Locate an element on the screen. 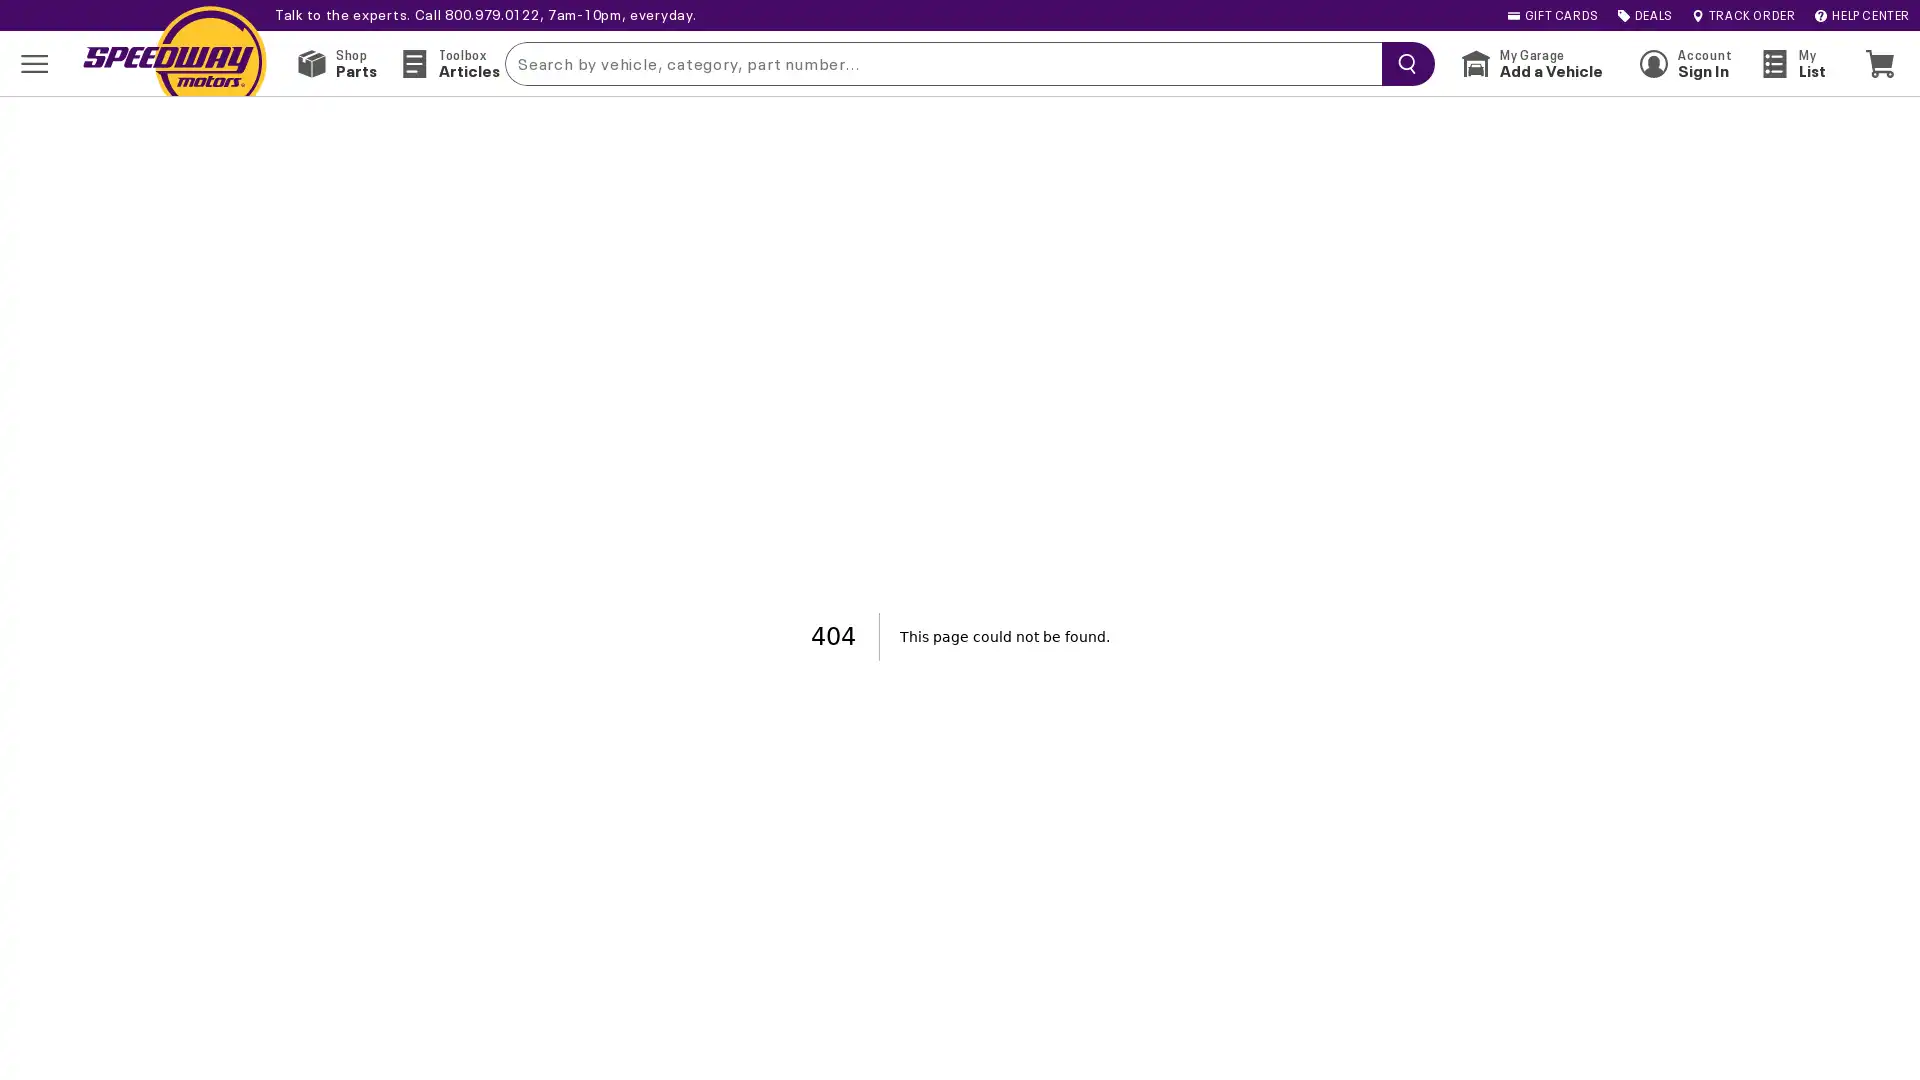  Toolbox Articles is located at coordinates (448, 62).